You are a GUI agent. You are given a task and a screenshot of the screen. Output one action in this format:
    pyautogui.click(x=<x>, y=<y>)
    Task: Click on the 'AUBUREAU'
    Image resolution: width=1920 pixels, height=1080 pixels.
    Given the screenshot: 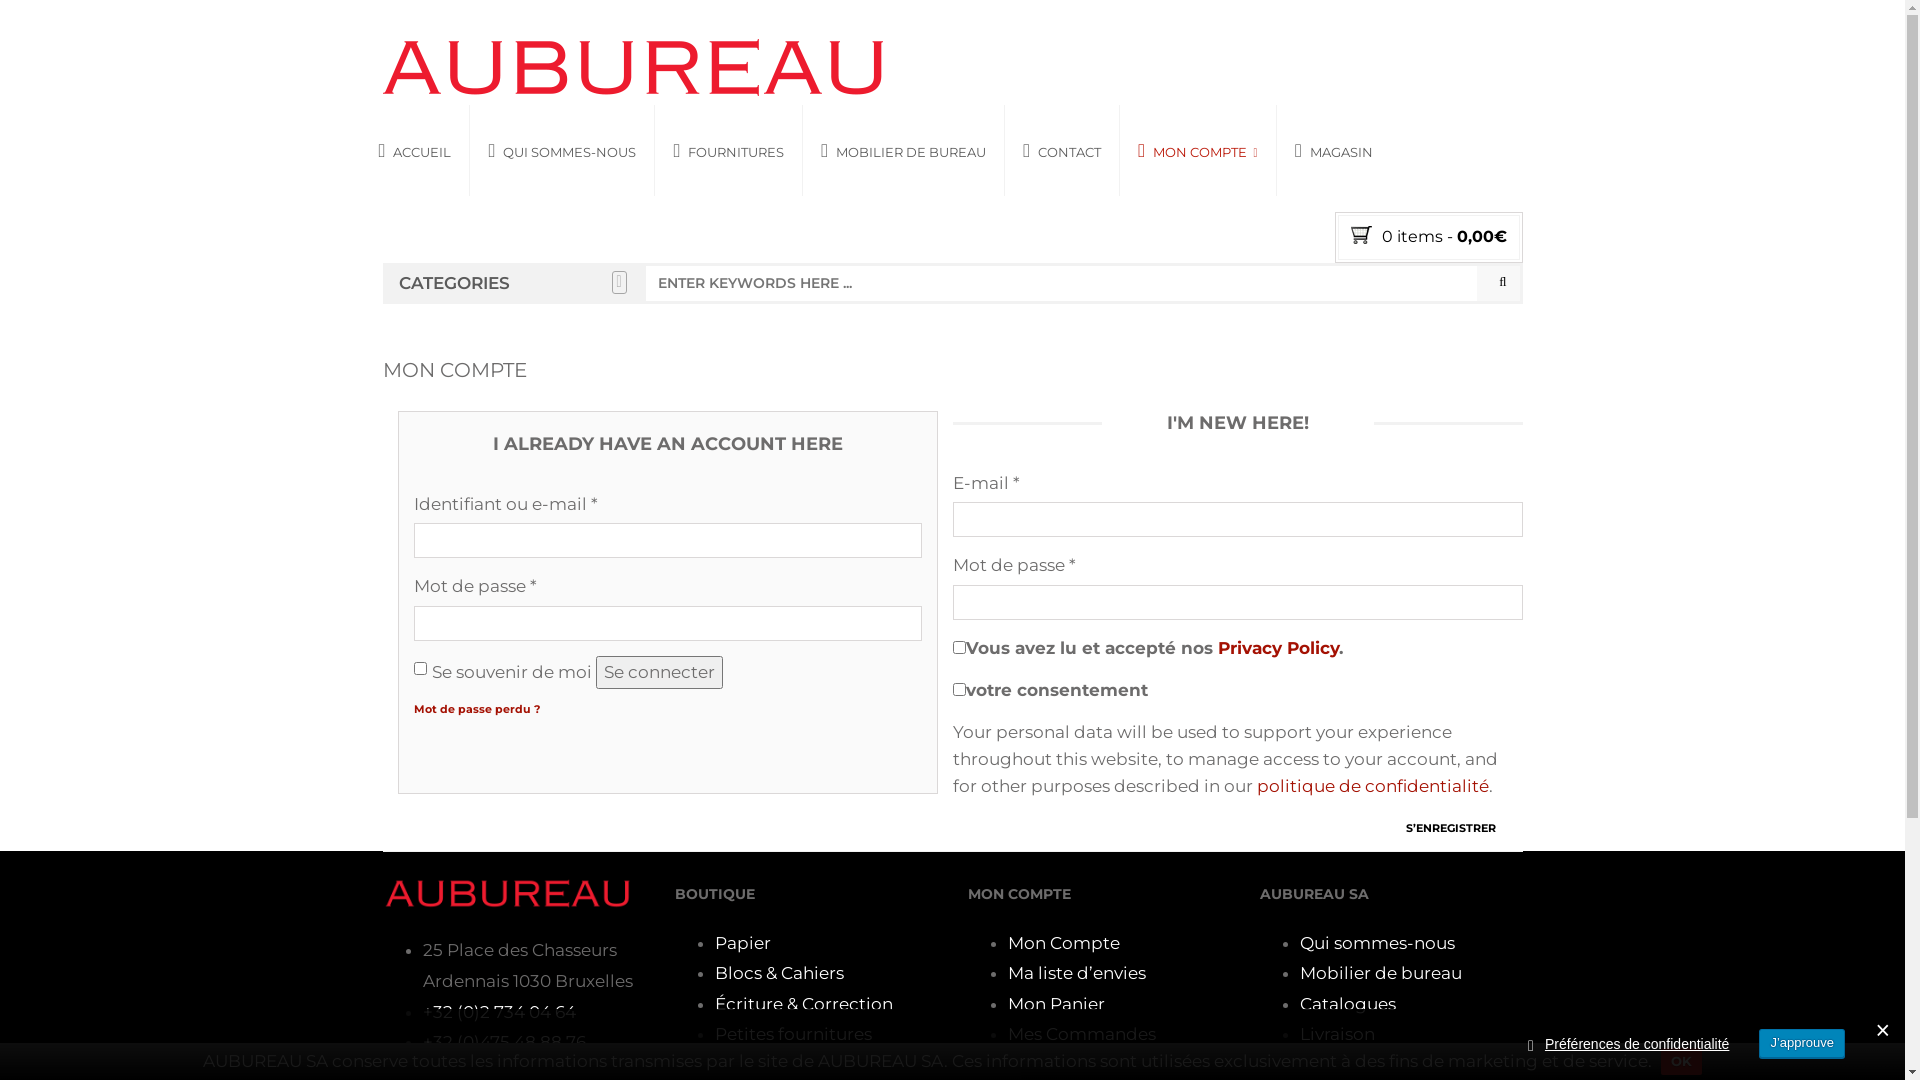 What is the action you would take?
    pyautogui.click(x=631, y=66)
    